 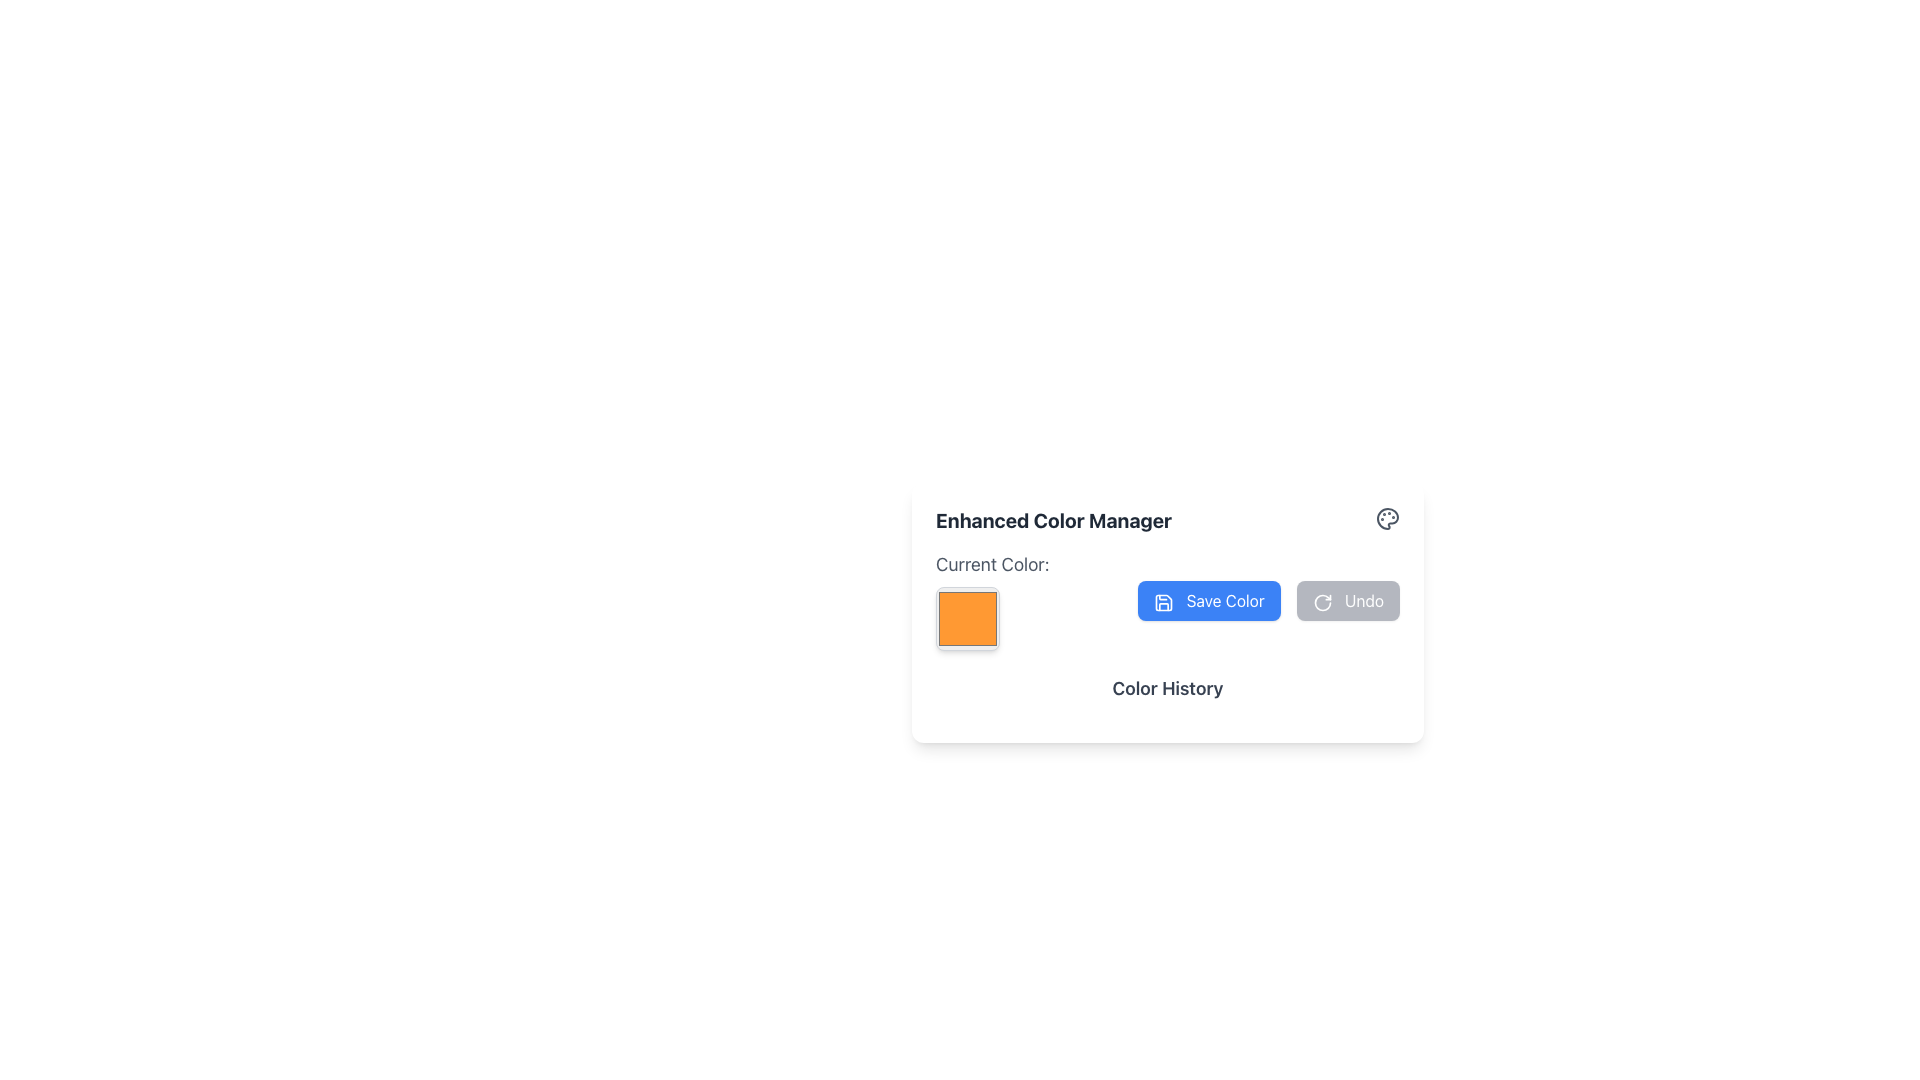 What do you see at coordinates (1386, 518) in the screenshot?
I see `the painter's palette icon located at the top-right corner of the Enhanced Color Manager header` at bounding box center [1386, 518].